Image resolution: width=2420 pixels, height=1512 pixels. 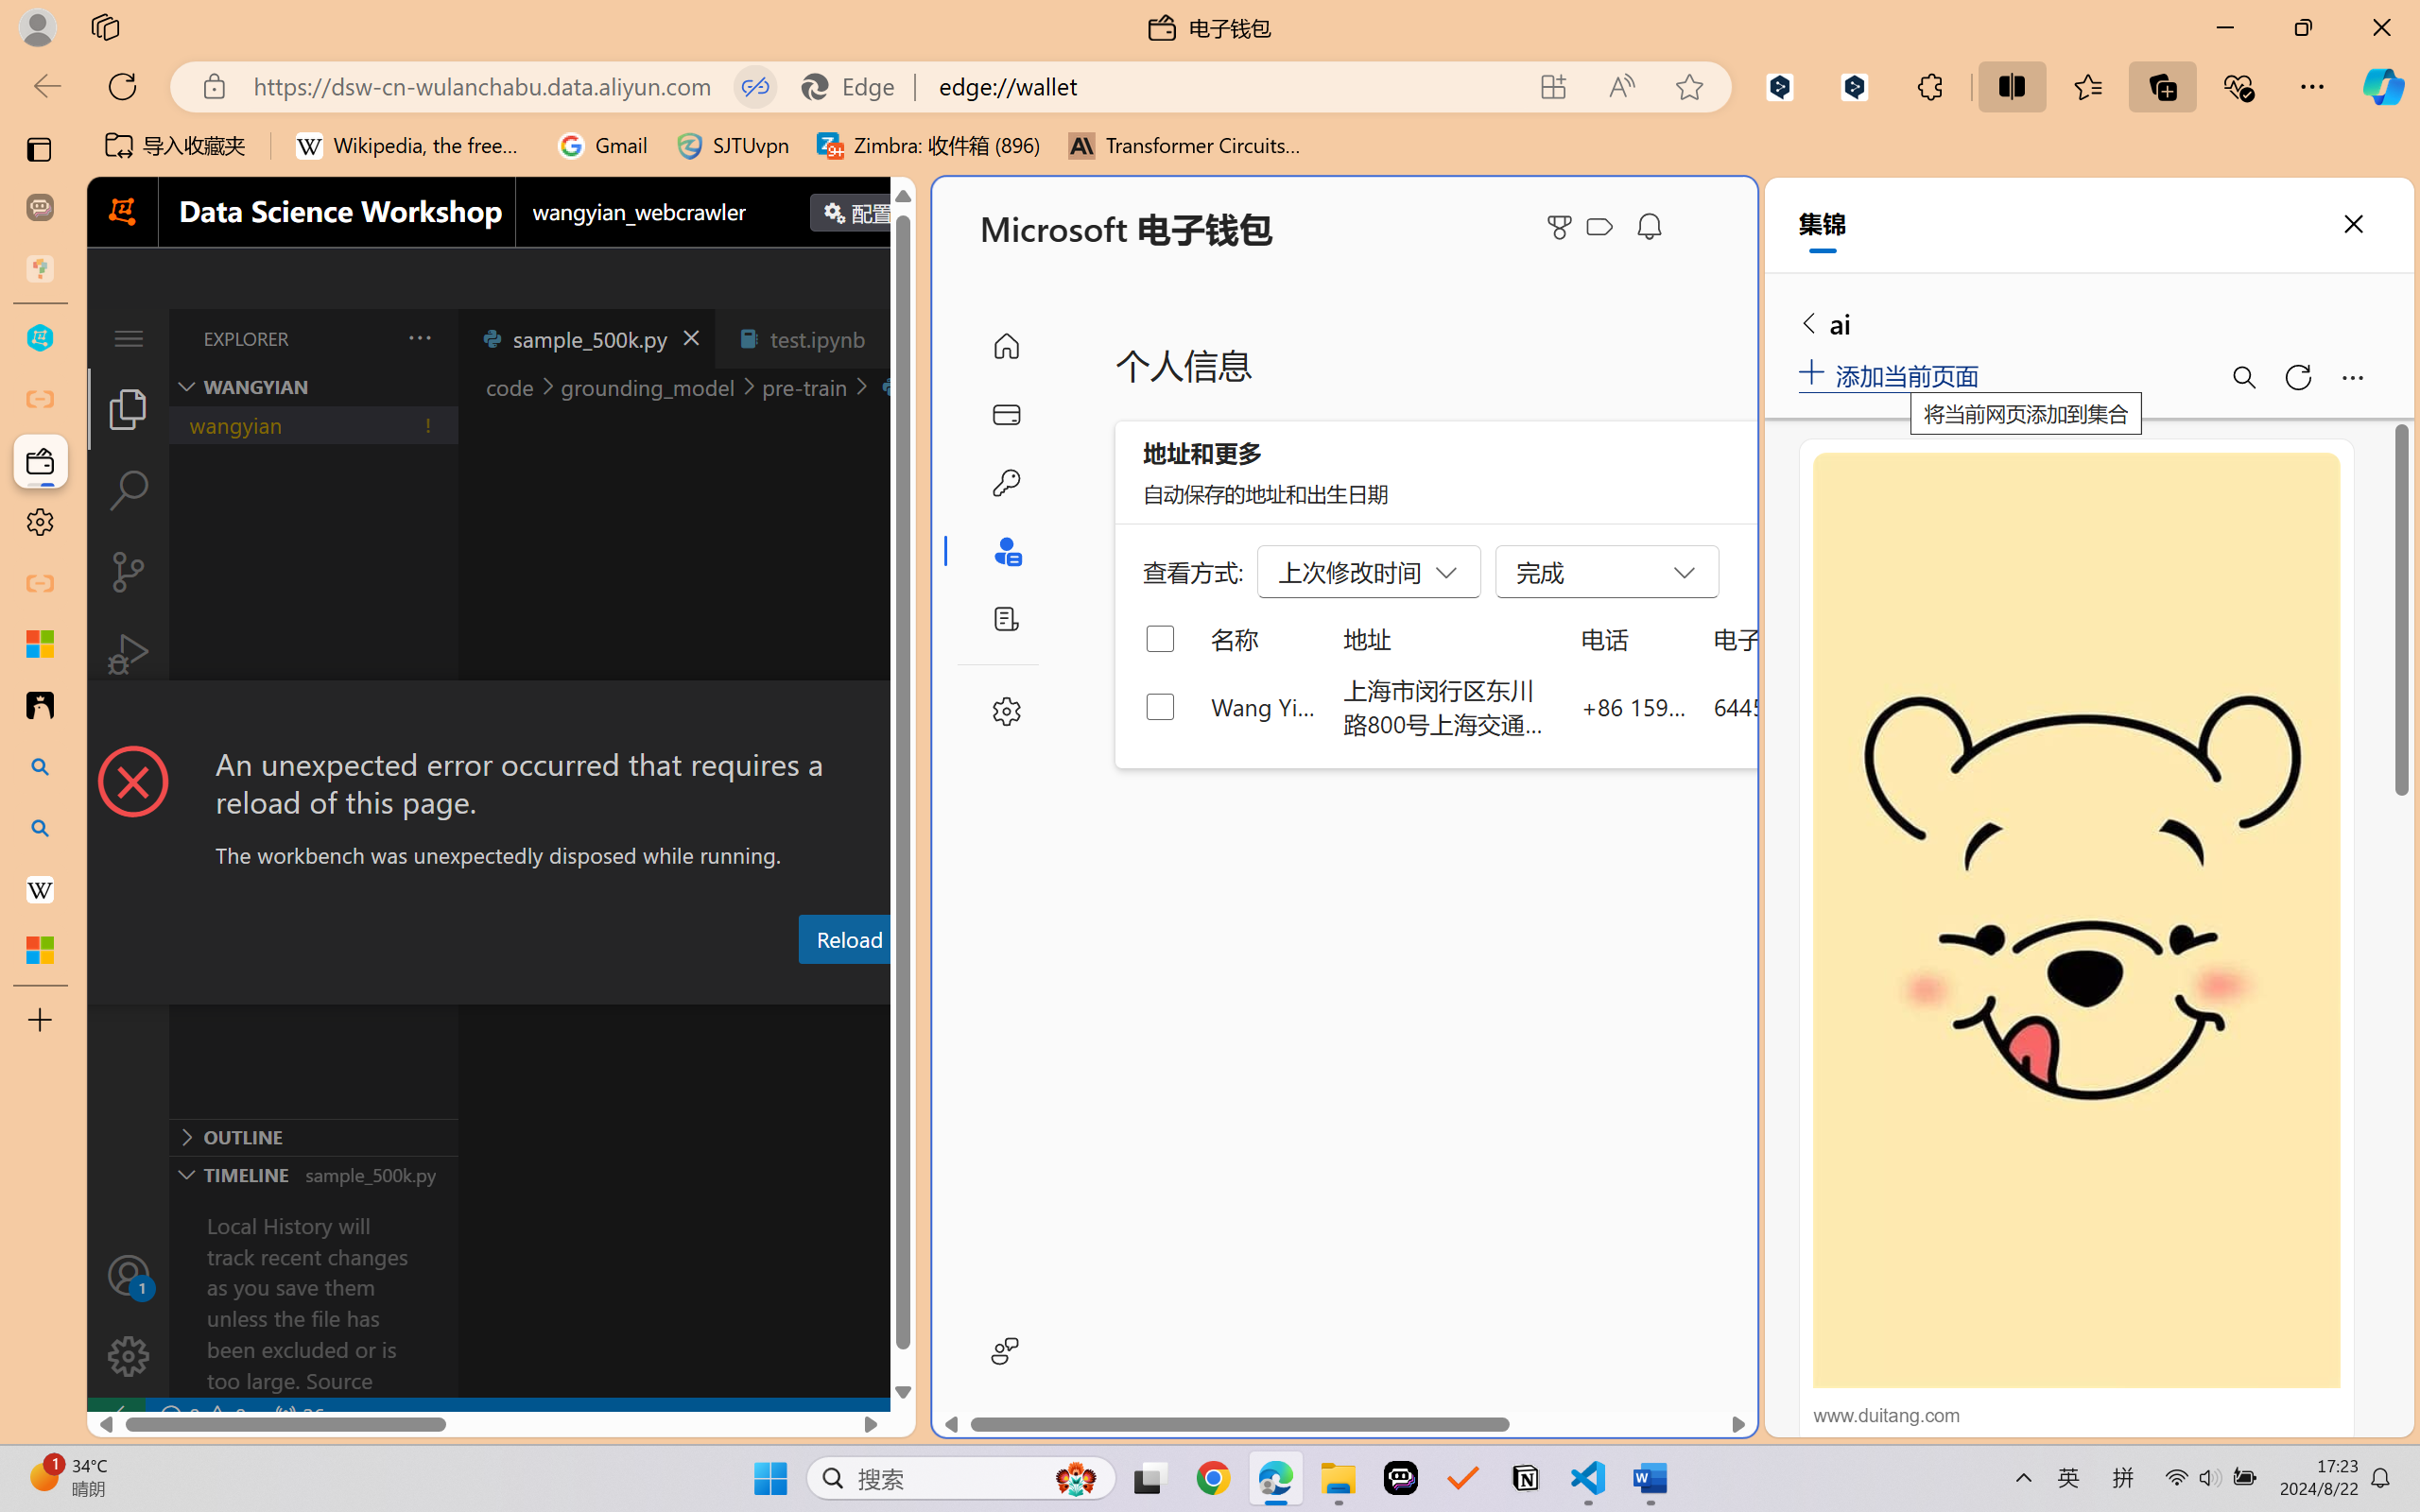 I want to click on 'Accounts - Sign in requested', so click(x=127, y=1274).